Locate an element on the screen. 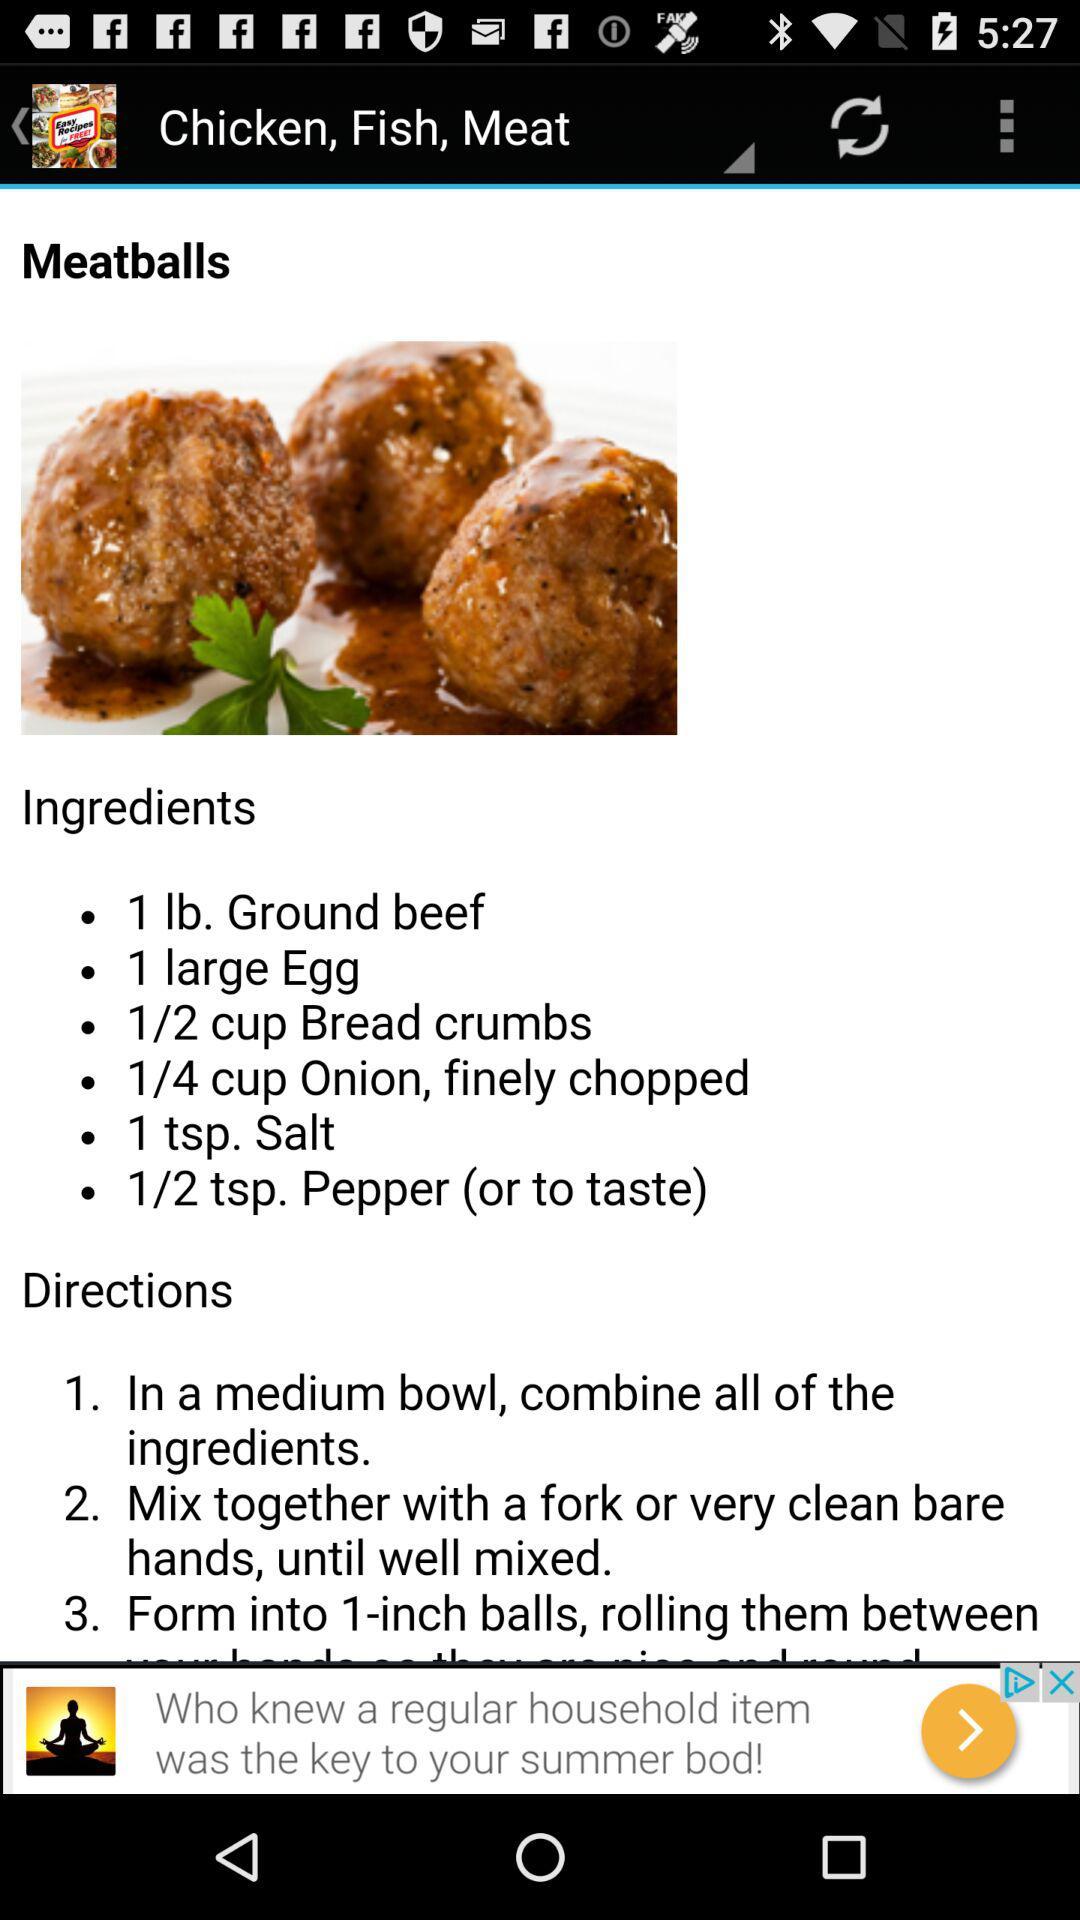 The image size is (1080, 1920). advertisement page is located at coordinates (540, 1727).